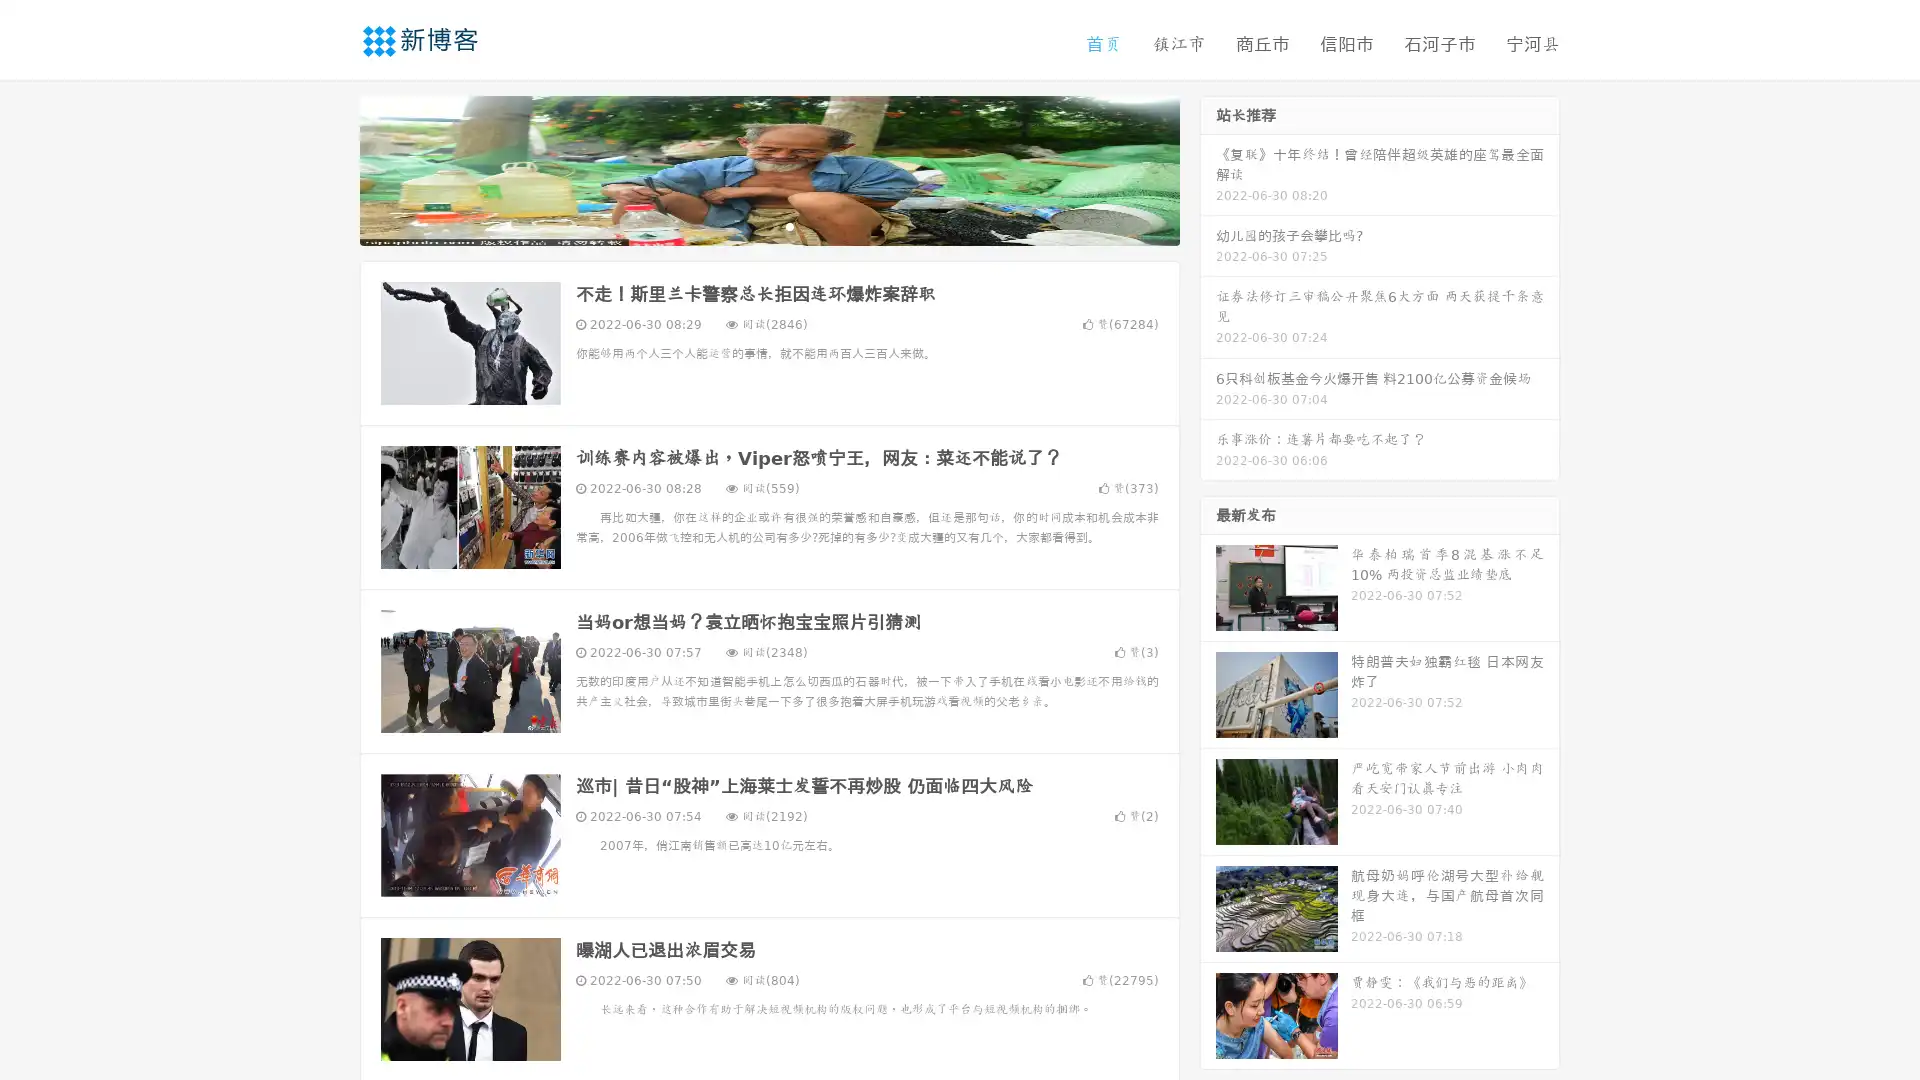  Describe the element at coordinates (330, 168) in the screenshot. I see `Previous slide` at that location.